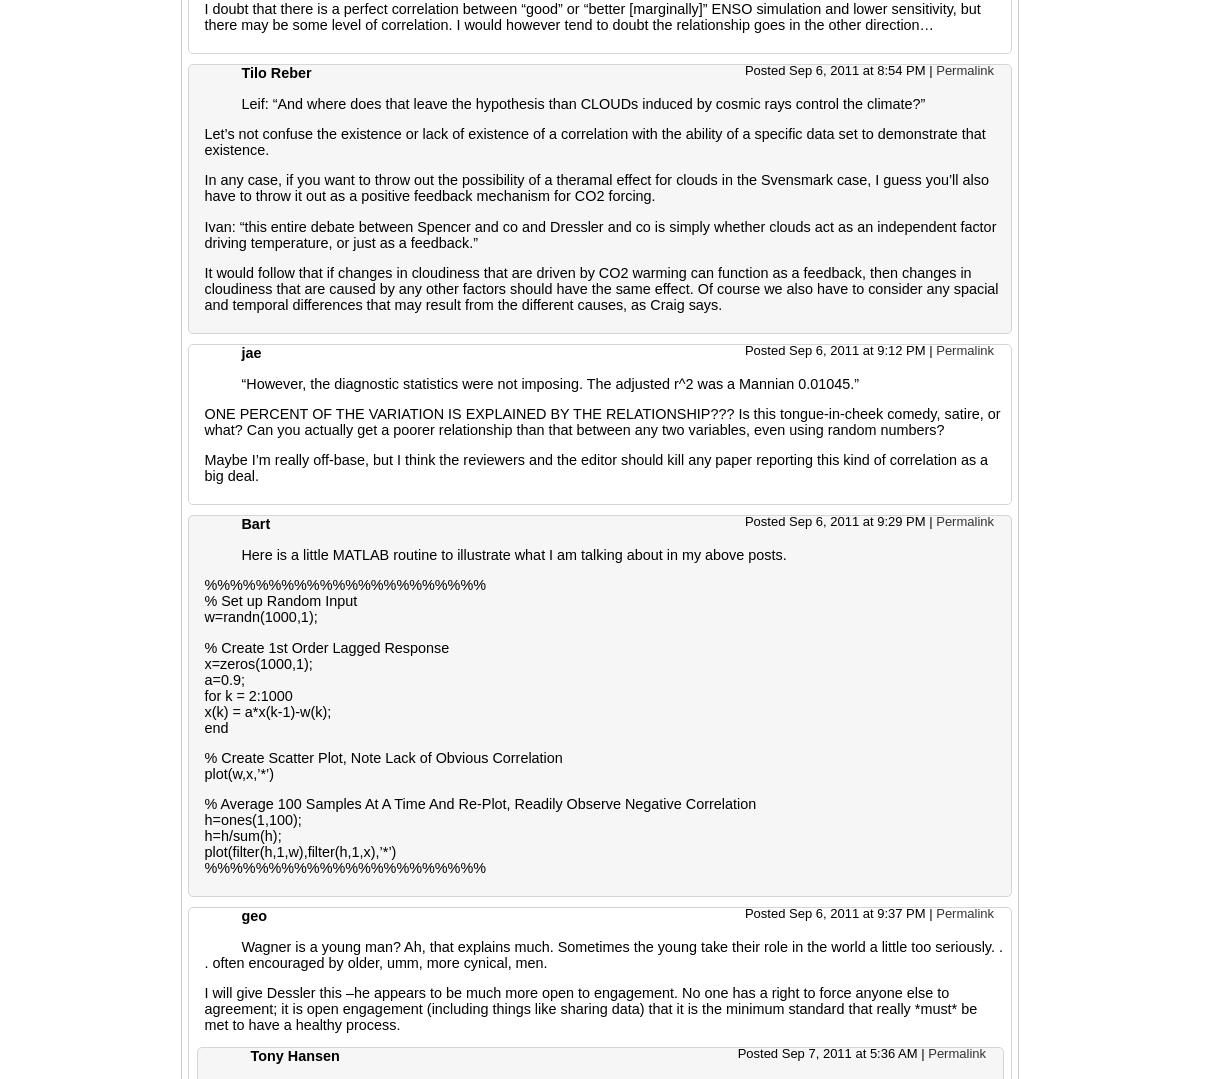 The width and height of the screenshot is (1212, 1079). Describe the element at coordinates (202, 140) in the screenshot. I see `'Let’s not confuse the existence or lack of existence of a correlation with the ability of a specific data set to demonstrate that existence.'` at that location.